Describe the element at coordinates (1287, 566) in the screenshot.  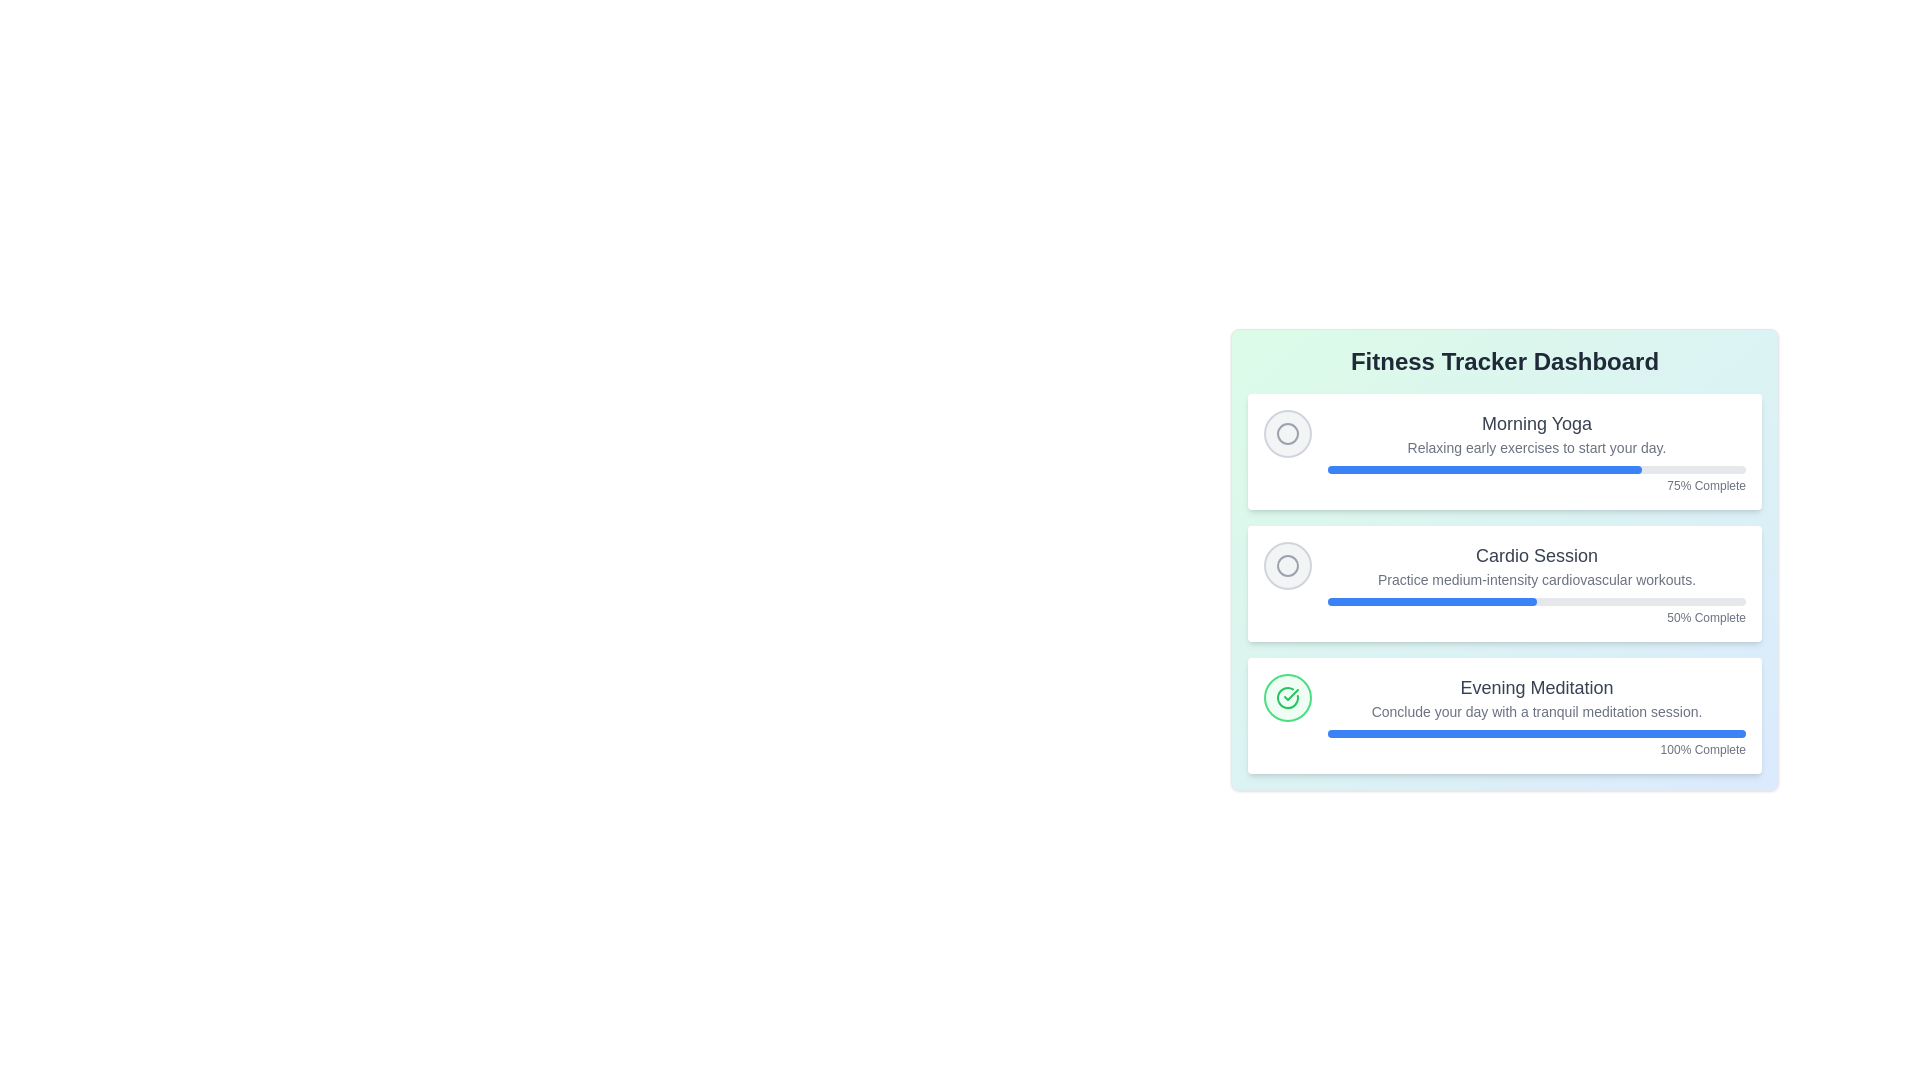
I see `the circular icon with a gray outline and light gray background located in the top-left section of the 'Cardio Session' card, positioned left of the 'Cardio Session' title` at that location.